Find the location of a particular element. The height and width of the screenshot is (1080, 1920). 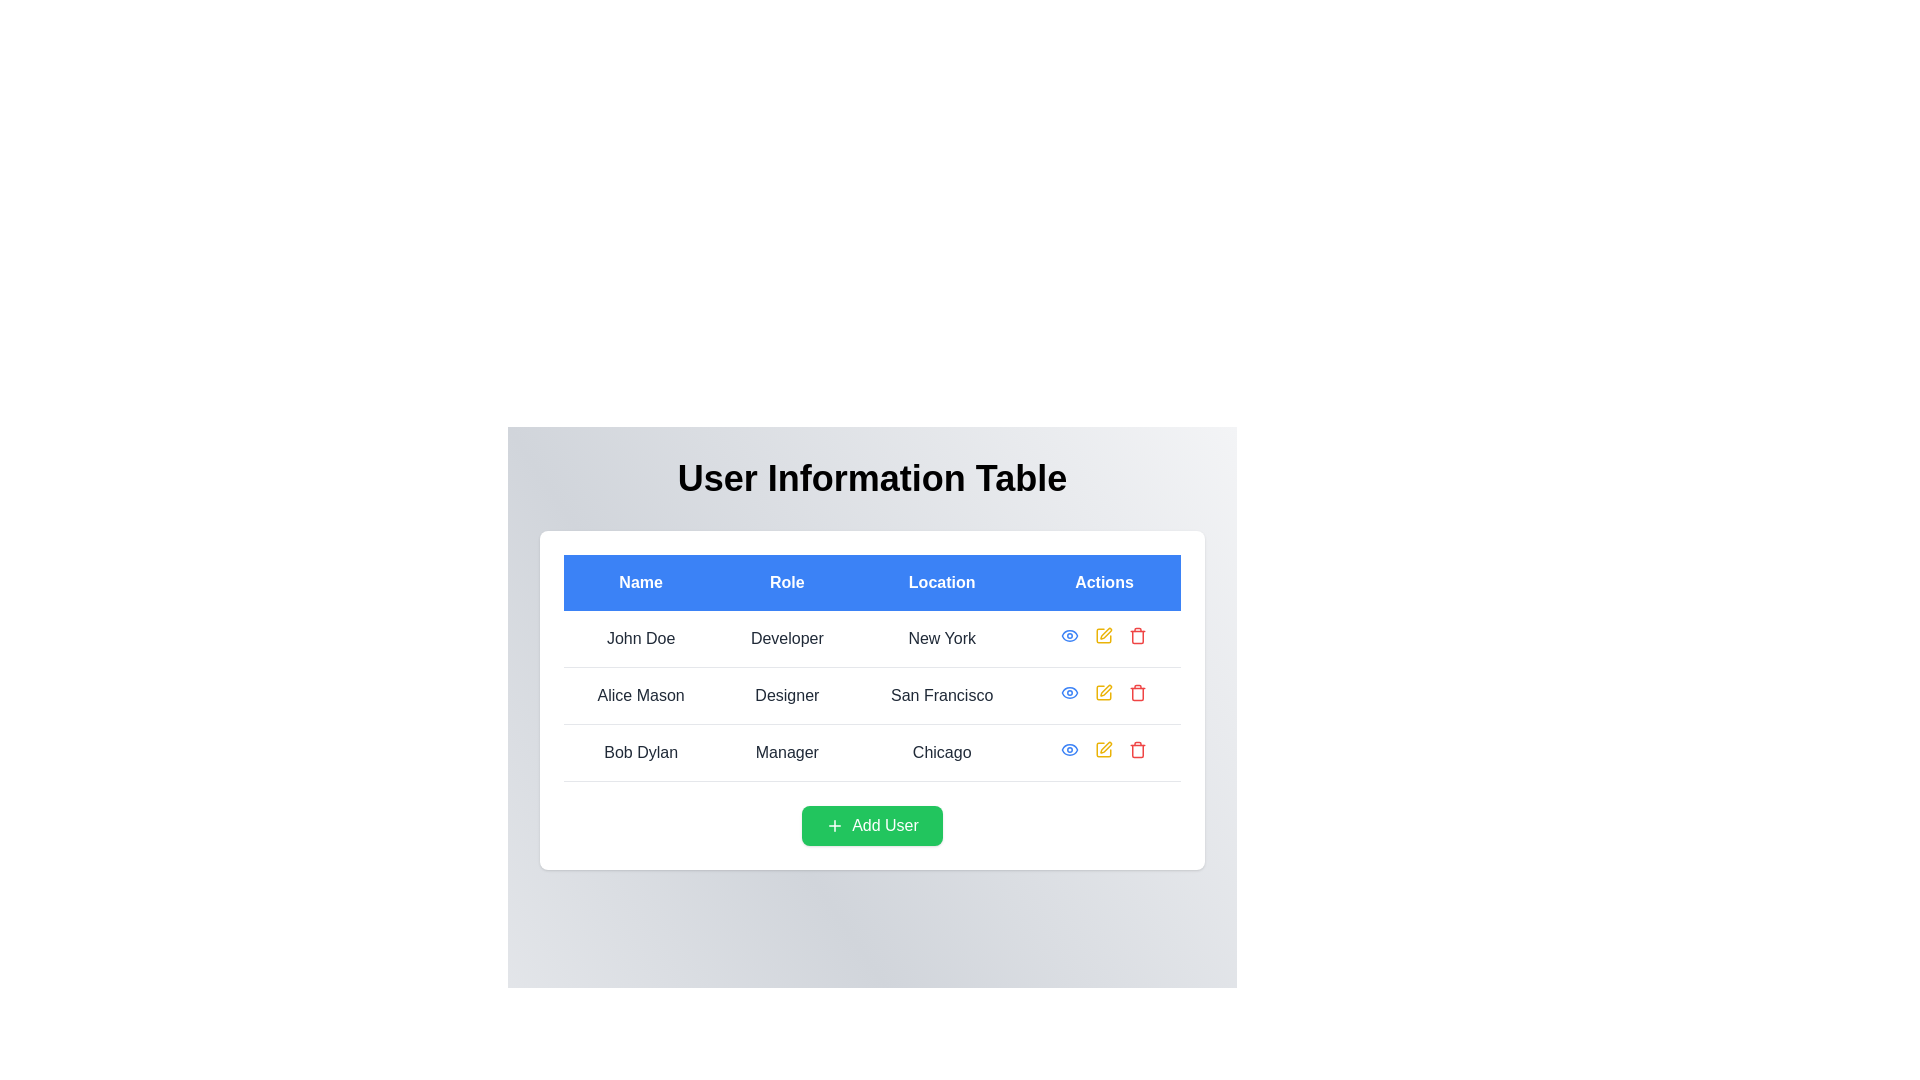

the non-interactive text label indicating the location associated with the person or item listed in the table, located in the third column of the first data row under the 'Location' header is located at coordinates (941, 639).